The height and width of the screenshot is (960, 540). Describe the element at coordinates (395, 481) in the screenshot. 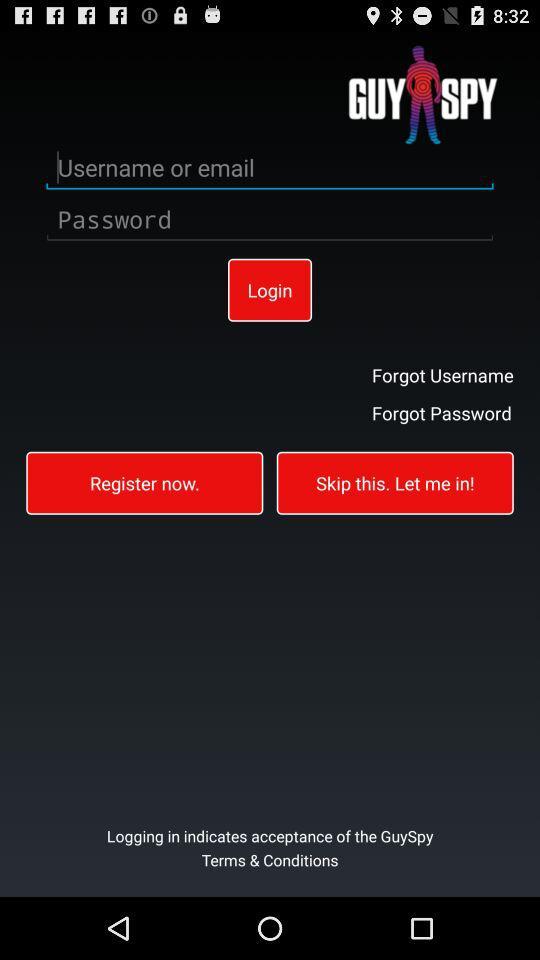

I see `the skip this let icon` at that location.